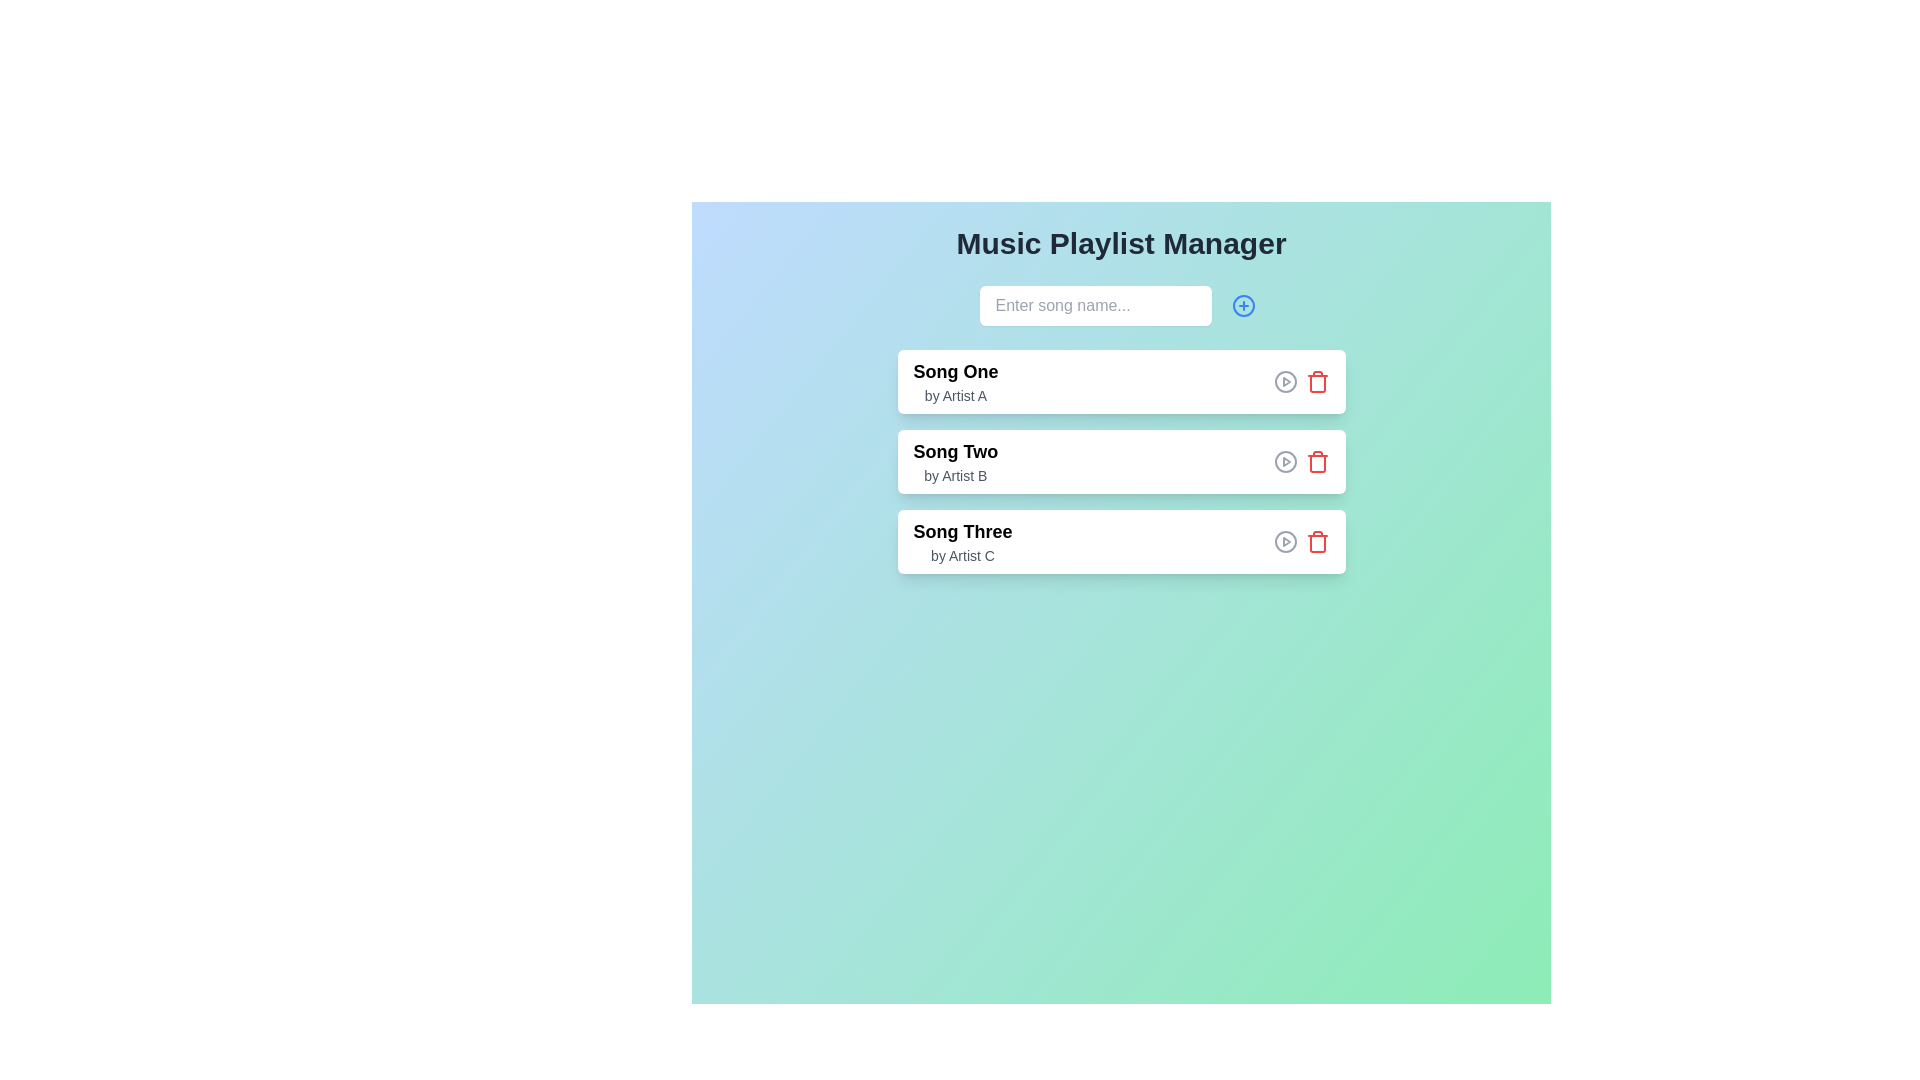 This screenshot has height=1080, width=1920. Describe the element at coordinates (1121, 462) in the screenshot. I see `the Card component representing the playlist item for 'Song Two' by 'Artist B' in the Music Playlist Manager interface` at that location.